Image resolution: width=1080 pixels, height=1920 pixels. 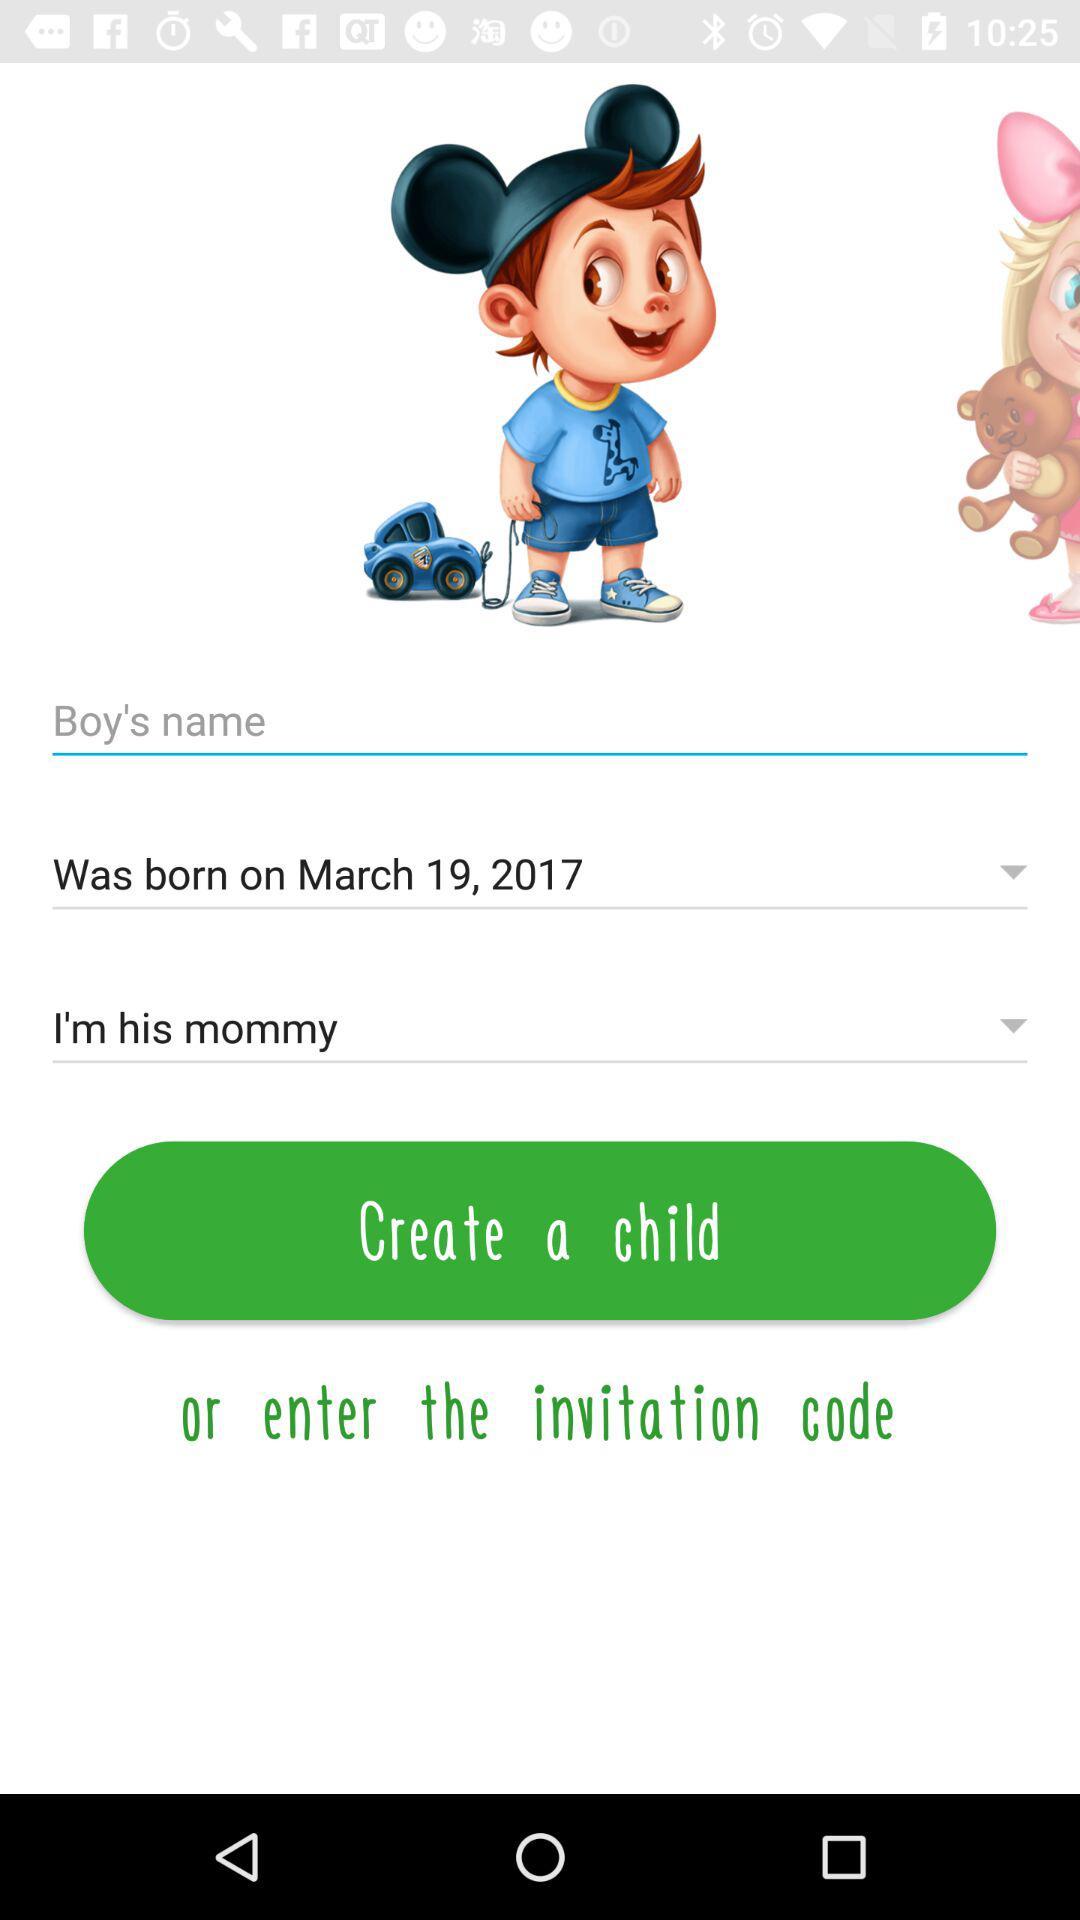 What do you see at coordinates (540, 1229) in the screenshot?
I see `create a child icon` at bounding box center [540, 1229].